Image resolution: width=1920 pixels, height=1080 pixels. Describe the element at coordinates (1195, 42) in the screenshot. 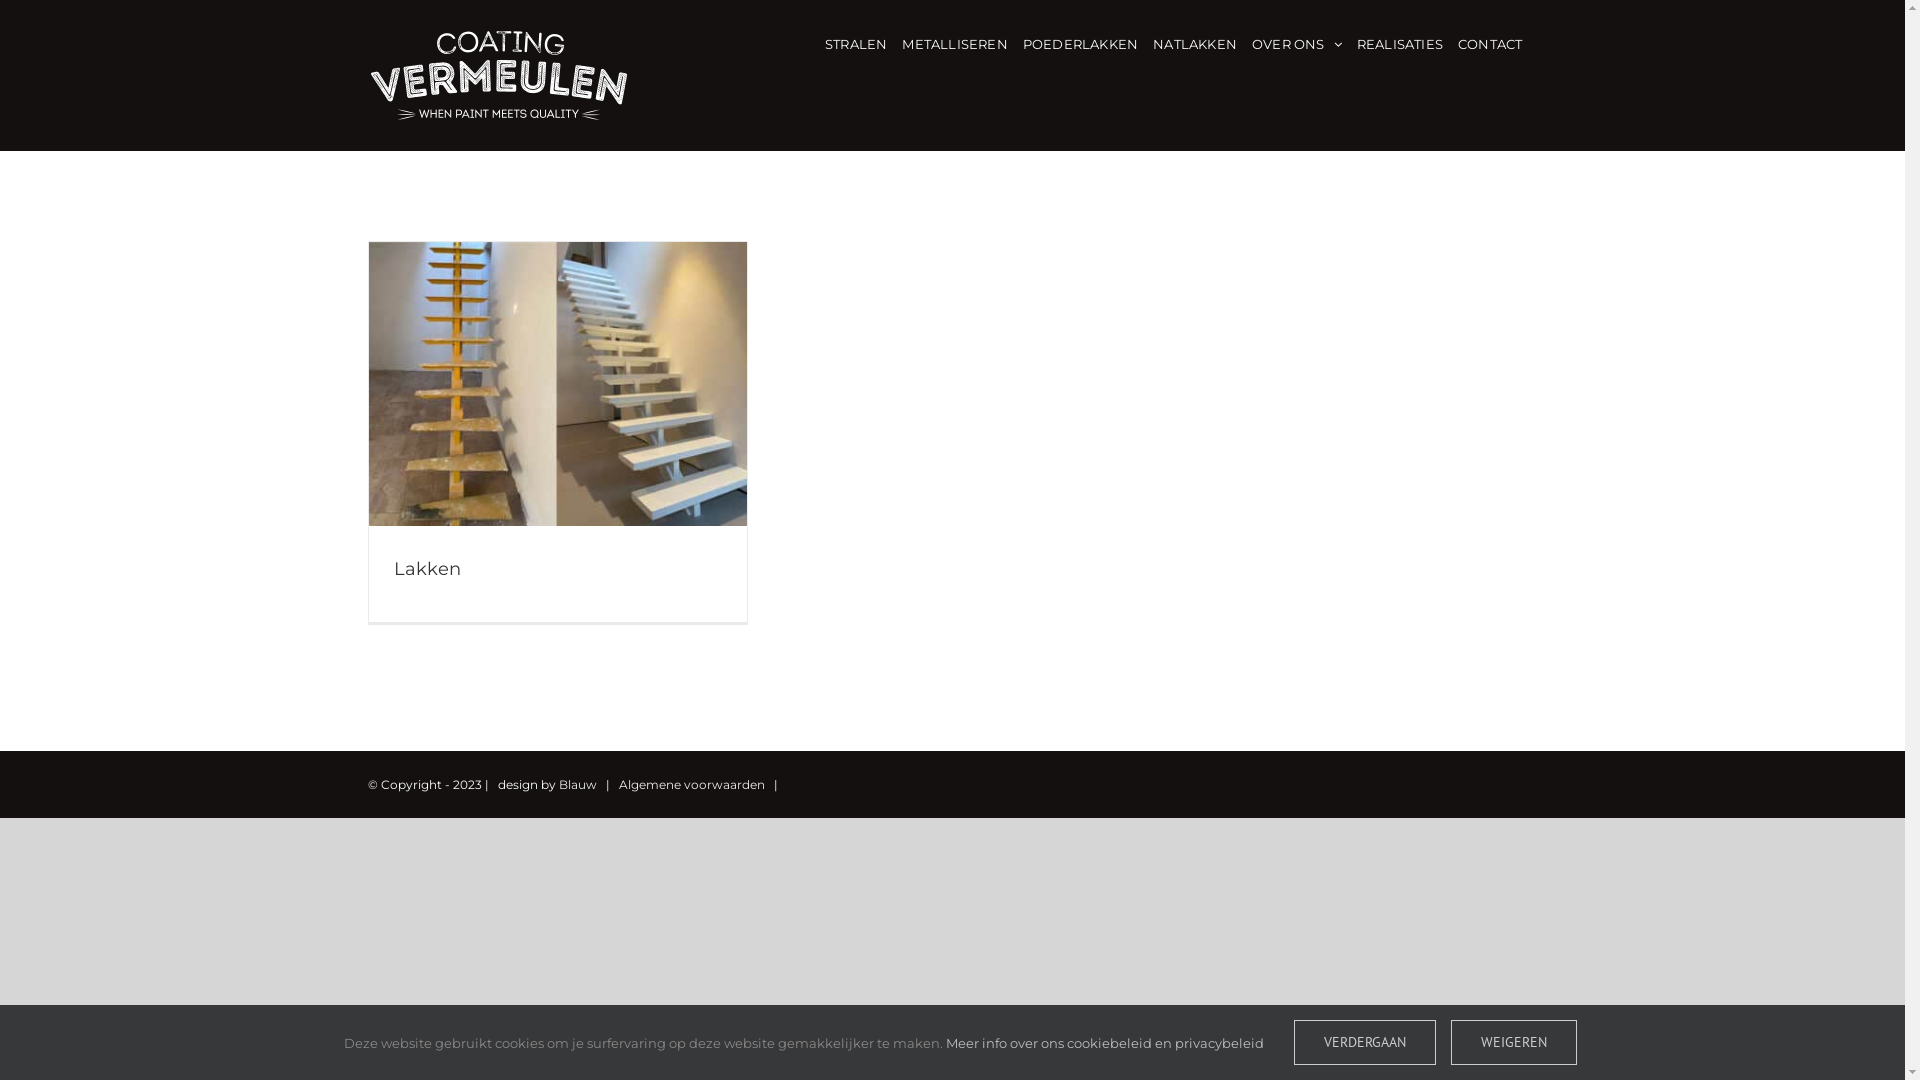

I see `'NATLAKKEN'` at that location.